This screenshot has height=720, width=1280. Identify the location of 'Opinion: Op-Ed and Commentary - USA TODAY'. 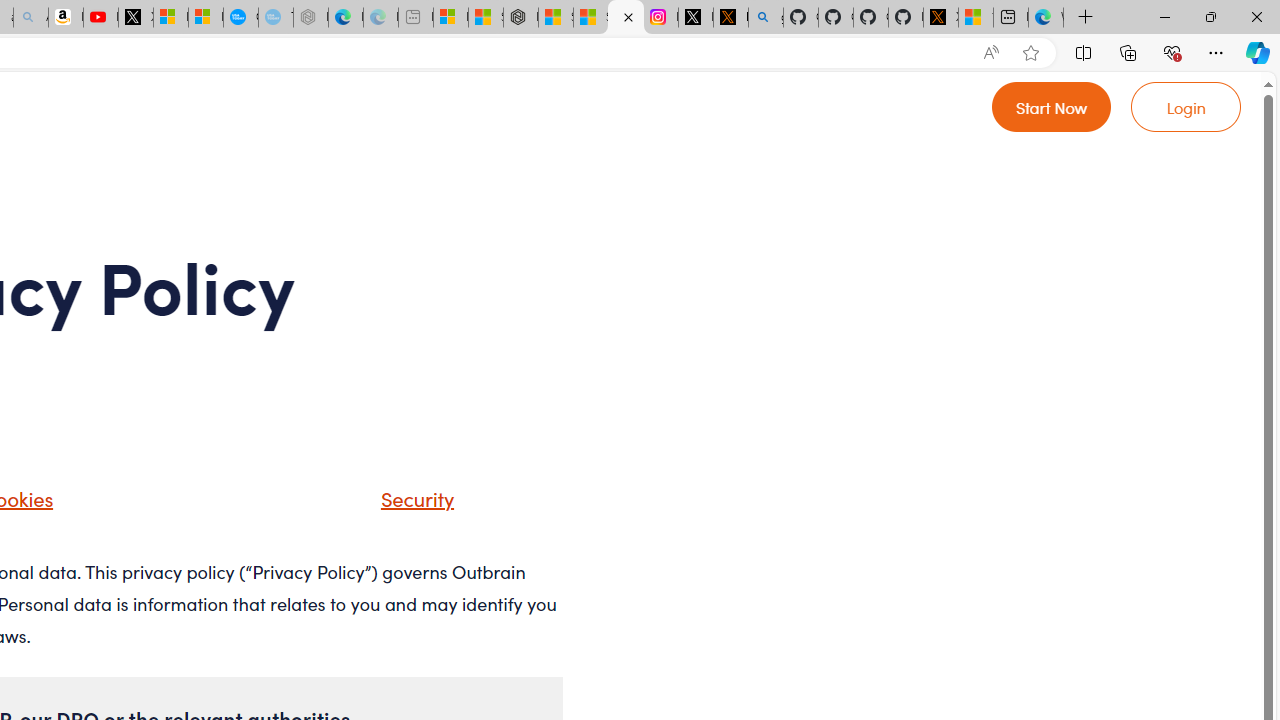
(240, 17).